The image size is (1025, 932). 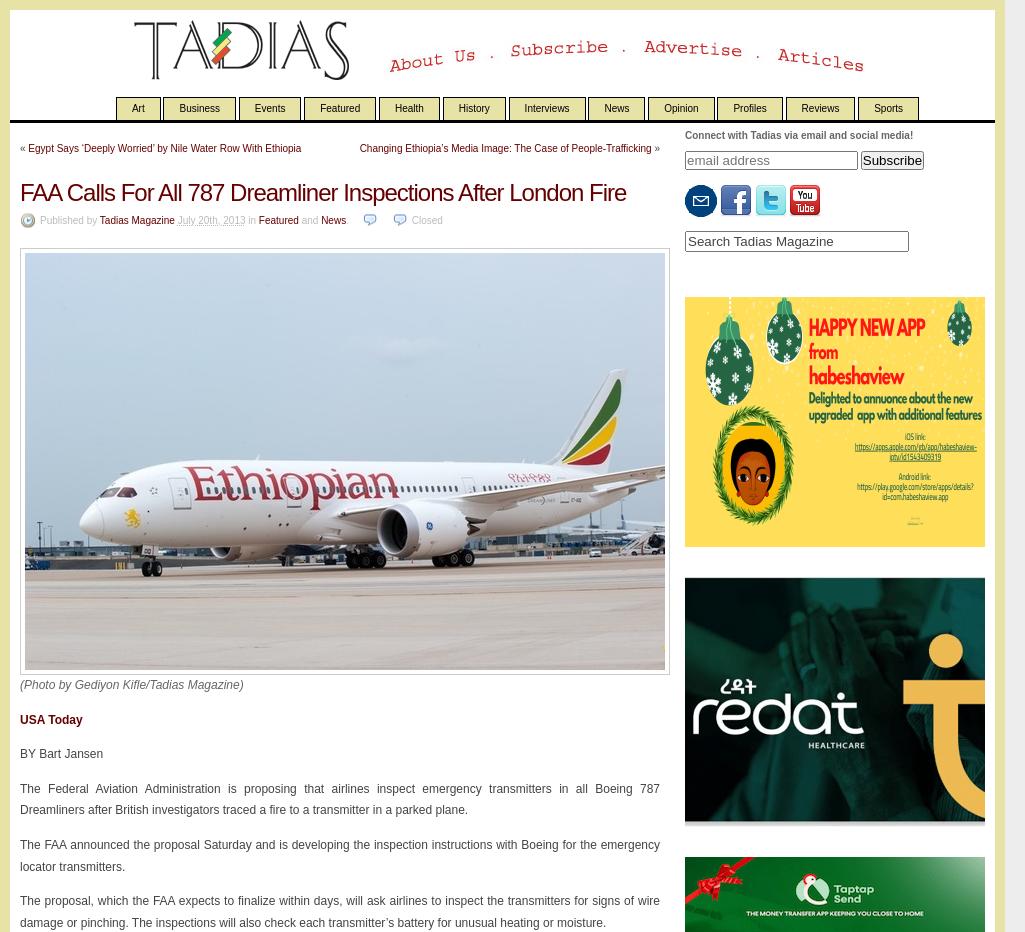 What do you see at coordinates (425, 220) in the screenshot?
I see `'Closed'` at bounding box center [425, 220].